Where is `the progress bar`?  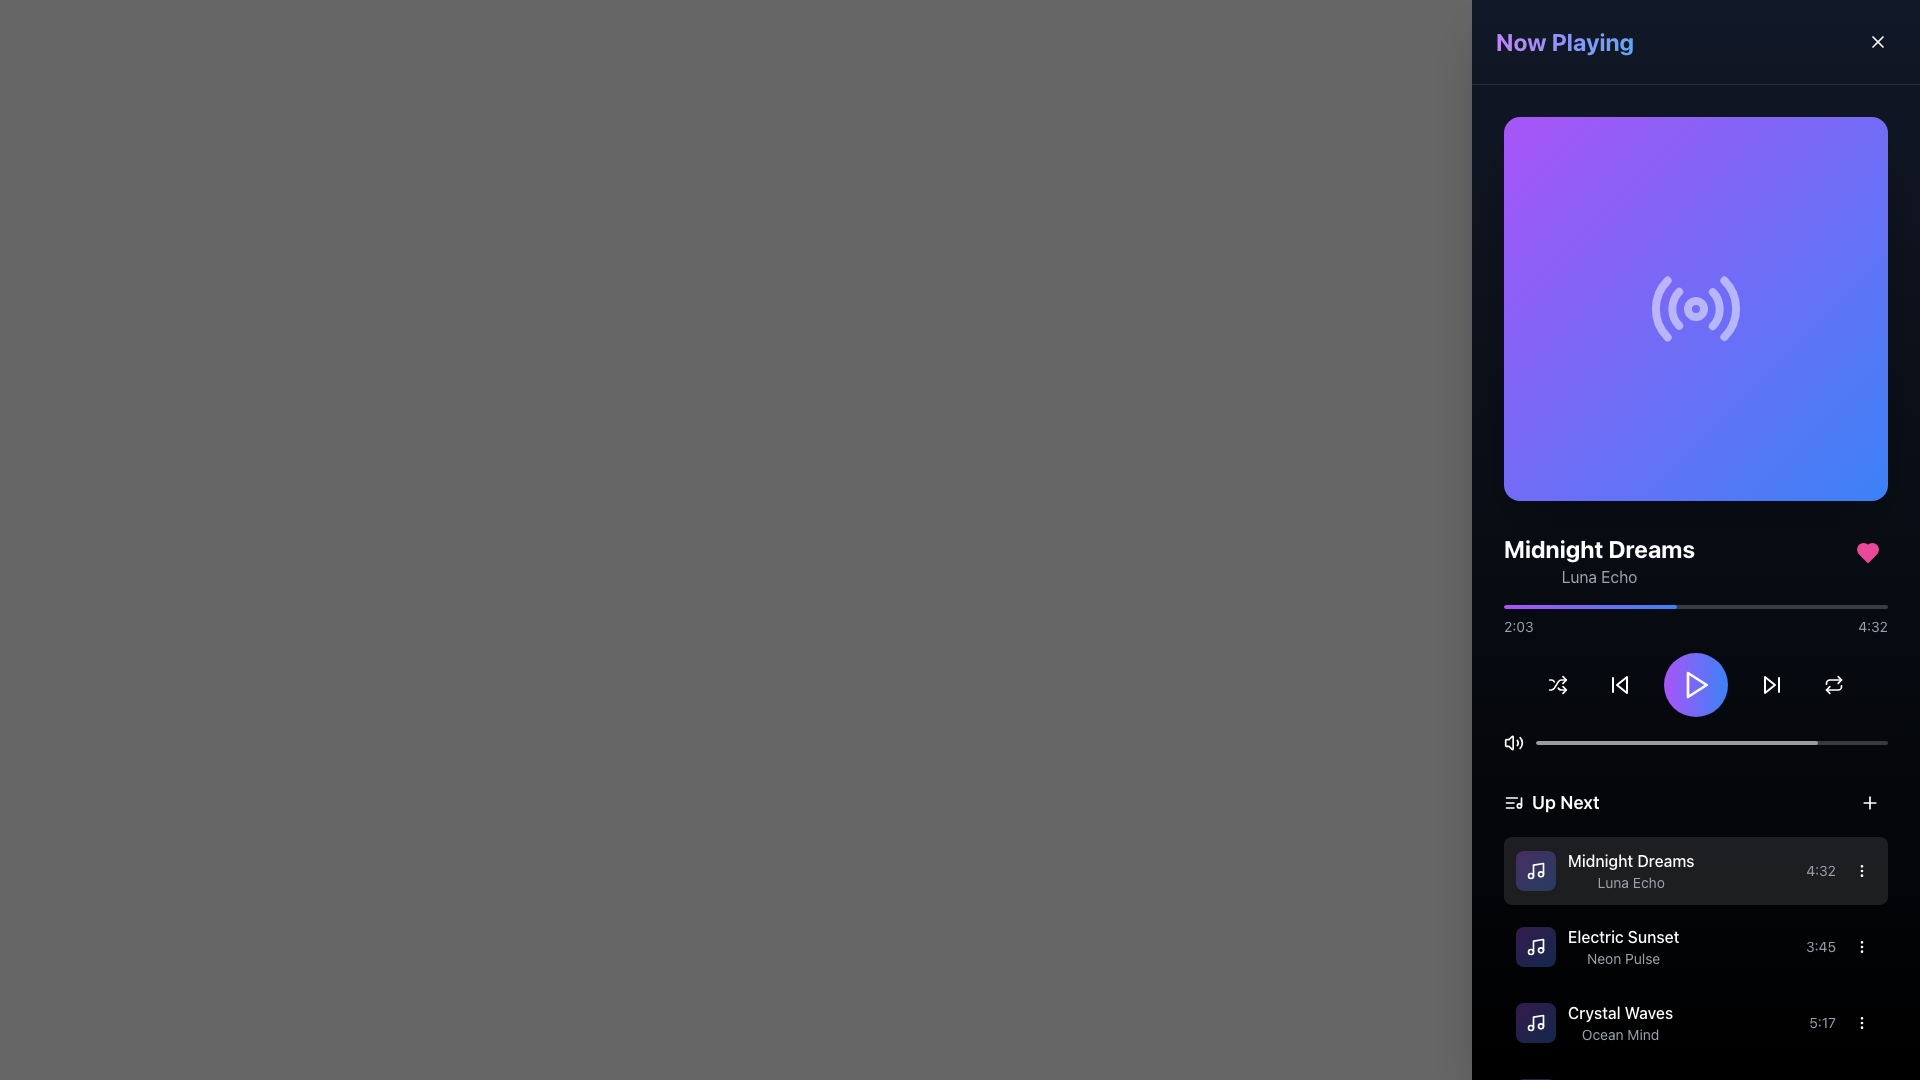 the progress bar is located at coordinates (1638, 605).